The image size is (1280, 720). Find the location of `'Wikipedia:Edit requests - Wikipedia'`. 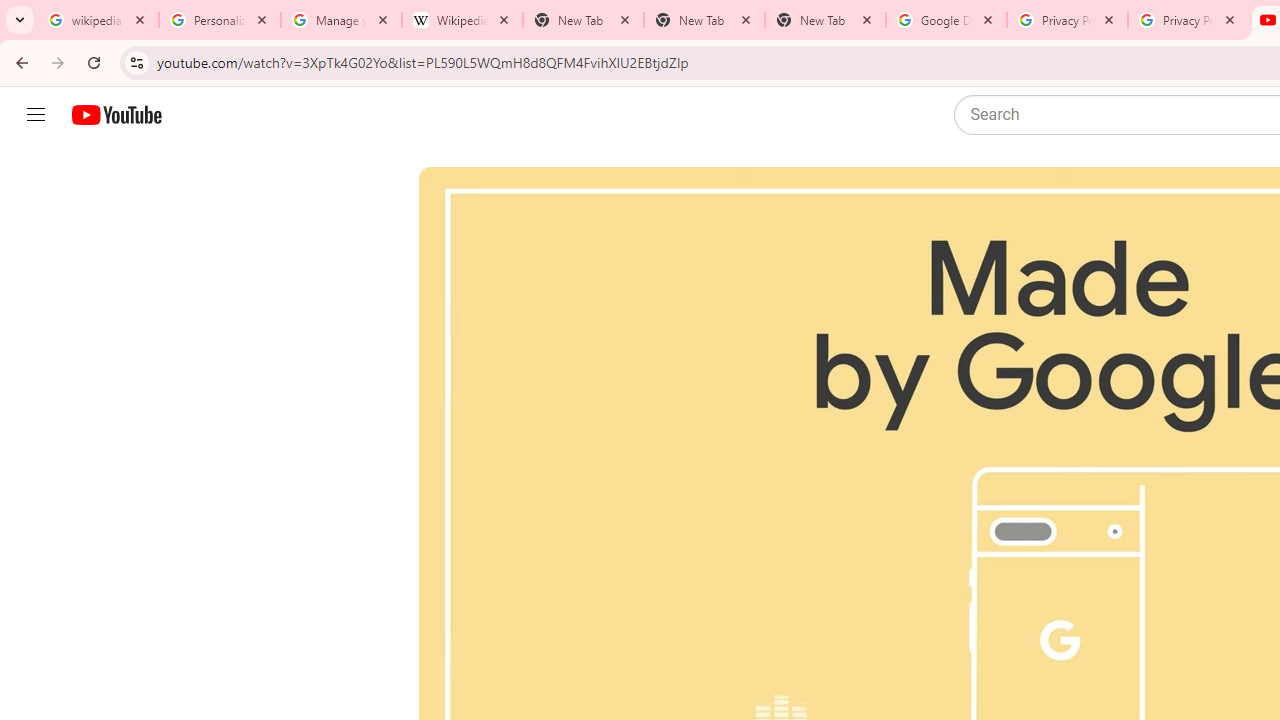

'Wikipedia:Edit requests - Wikipedia' is located at coordinates (461, 20).